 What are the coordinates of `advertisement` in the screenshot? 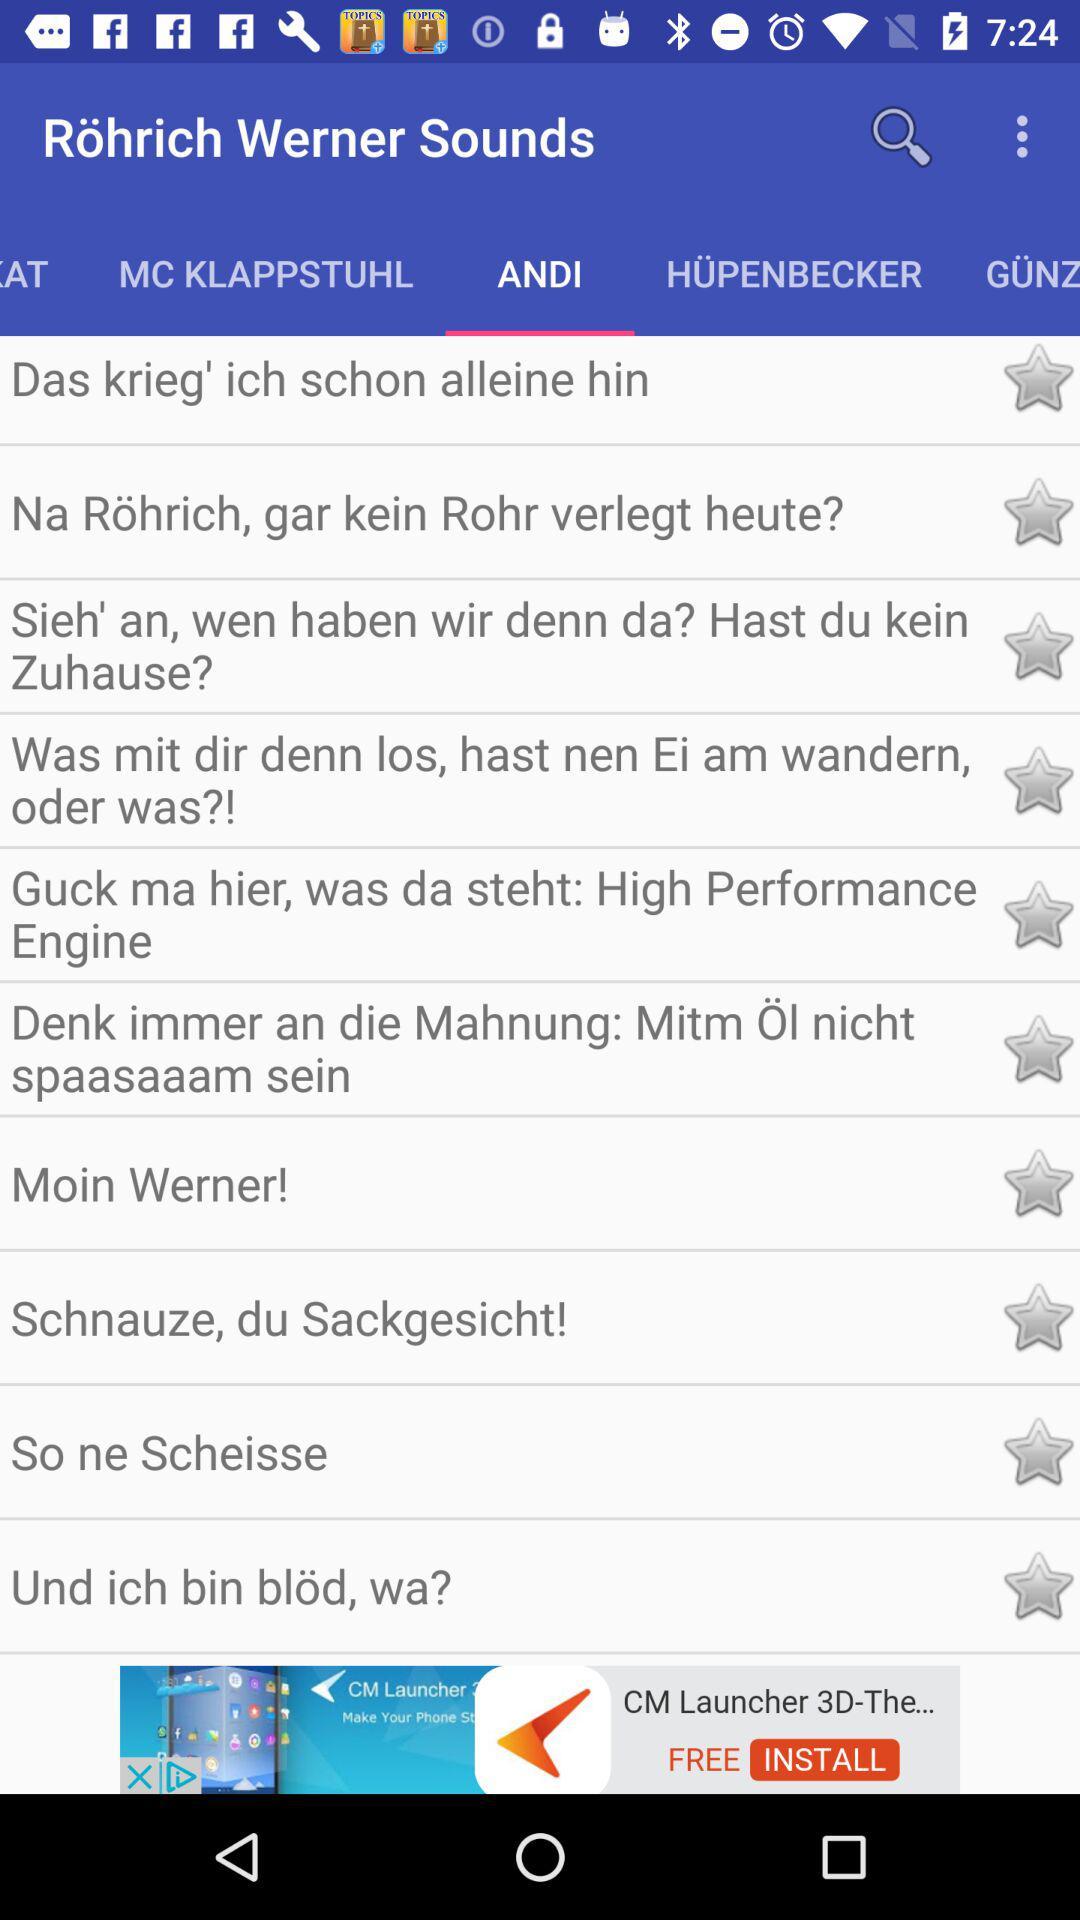 It's located at (540, 1727).